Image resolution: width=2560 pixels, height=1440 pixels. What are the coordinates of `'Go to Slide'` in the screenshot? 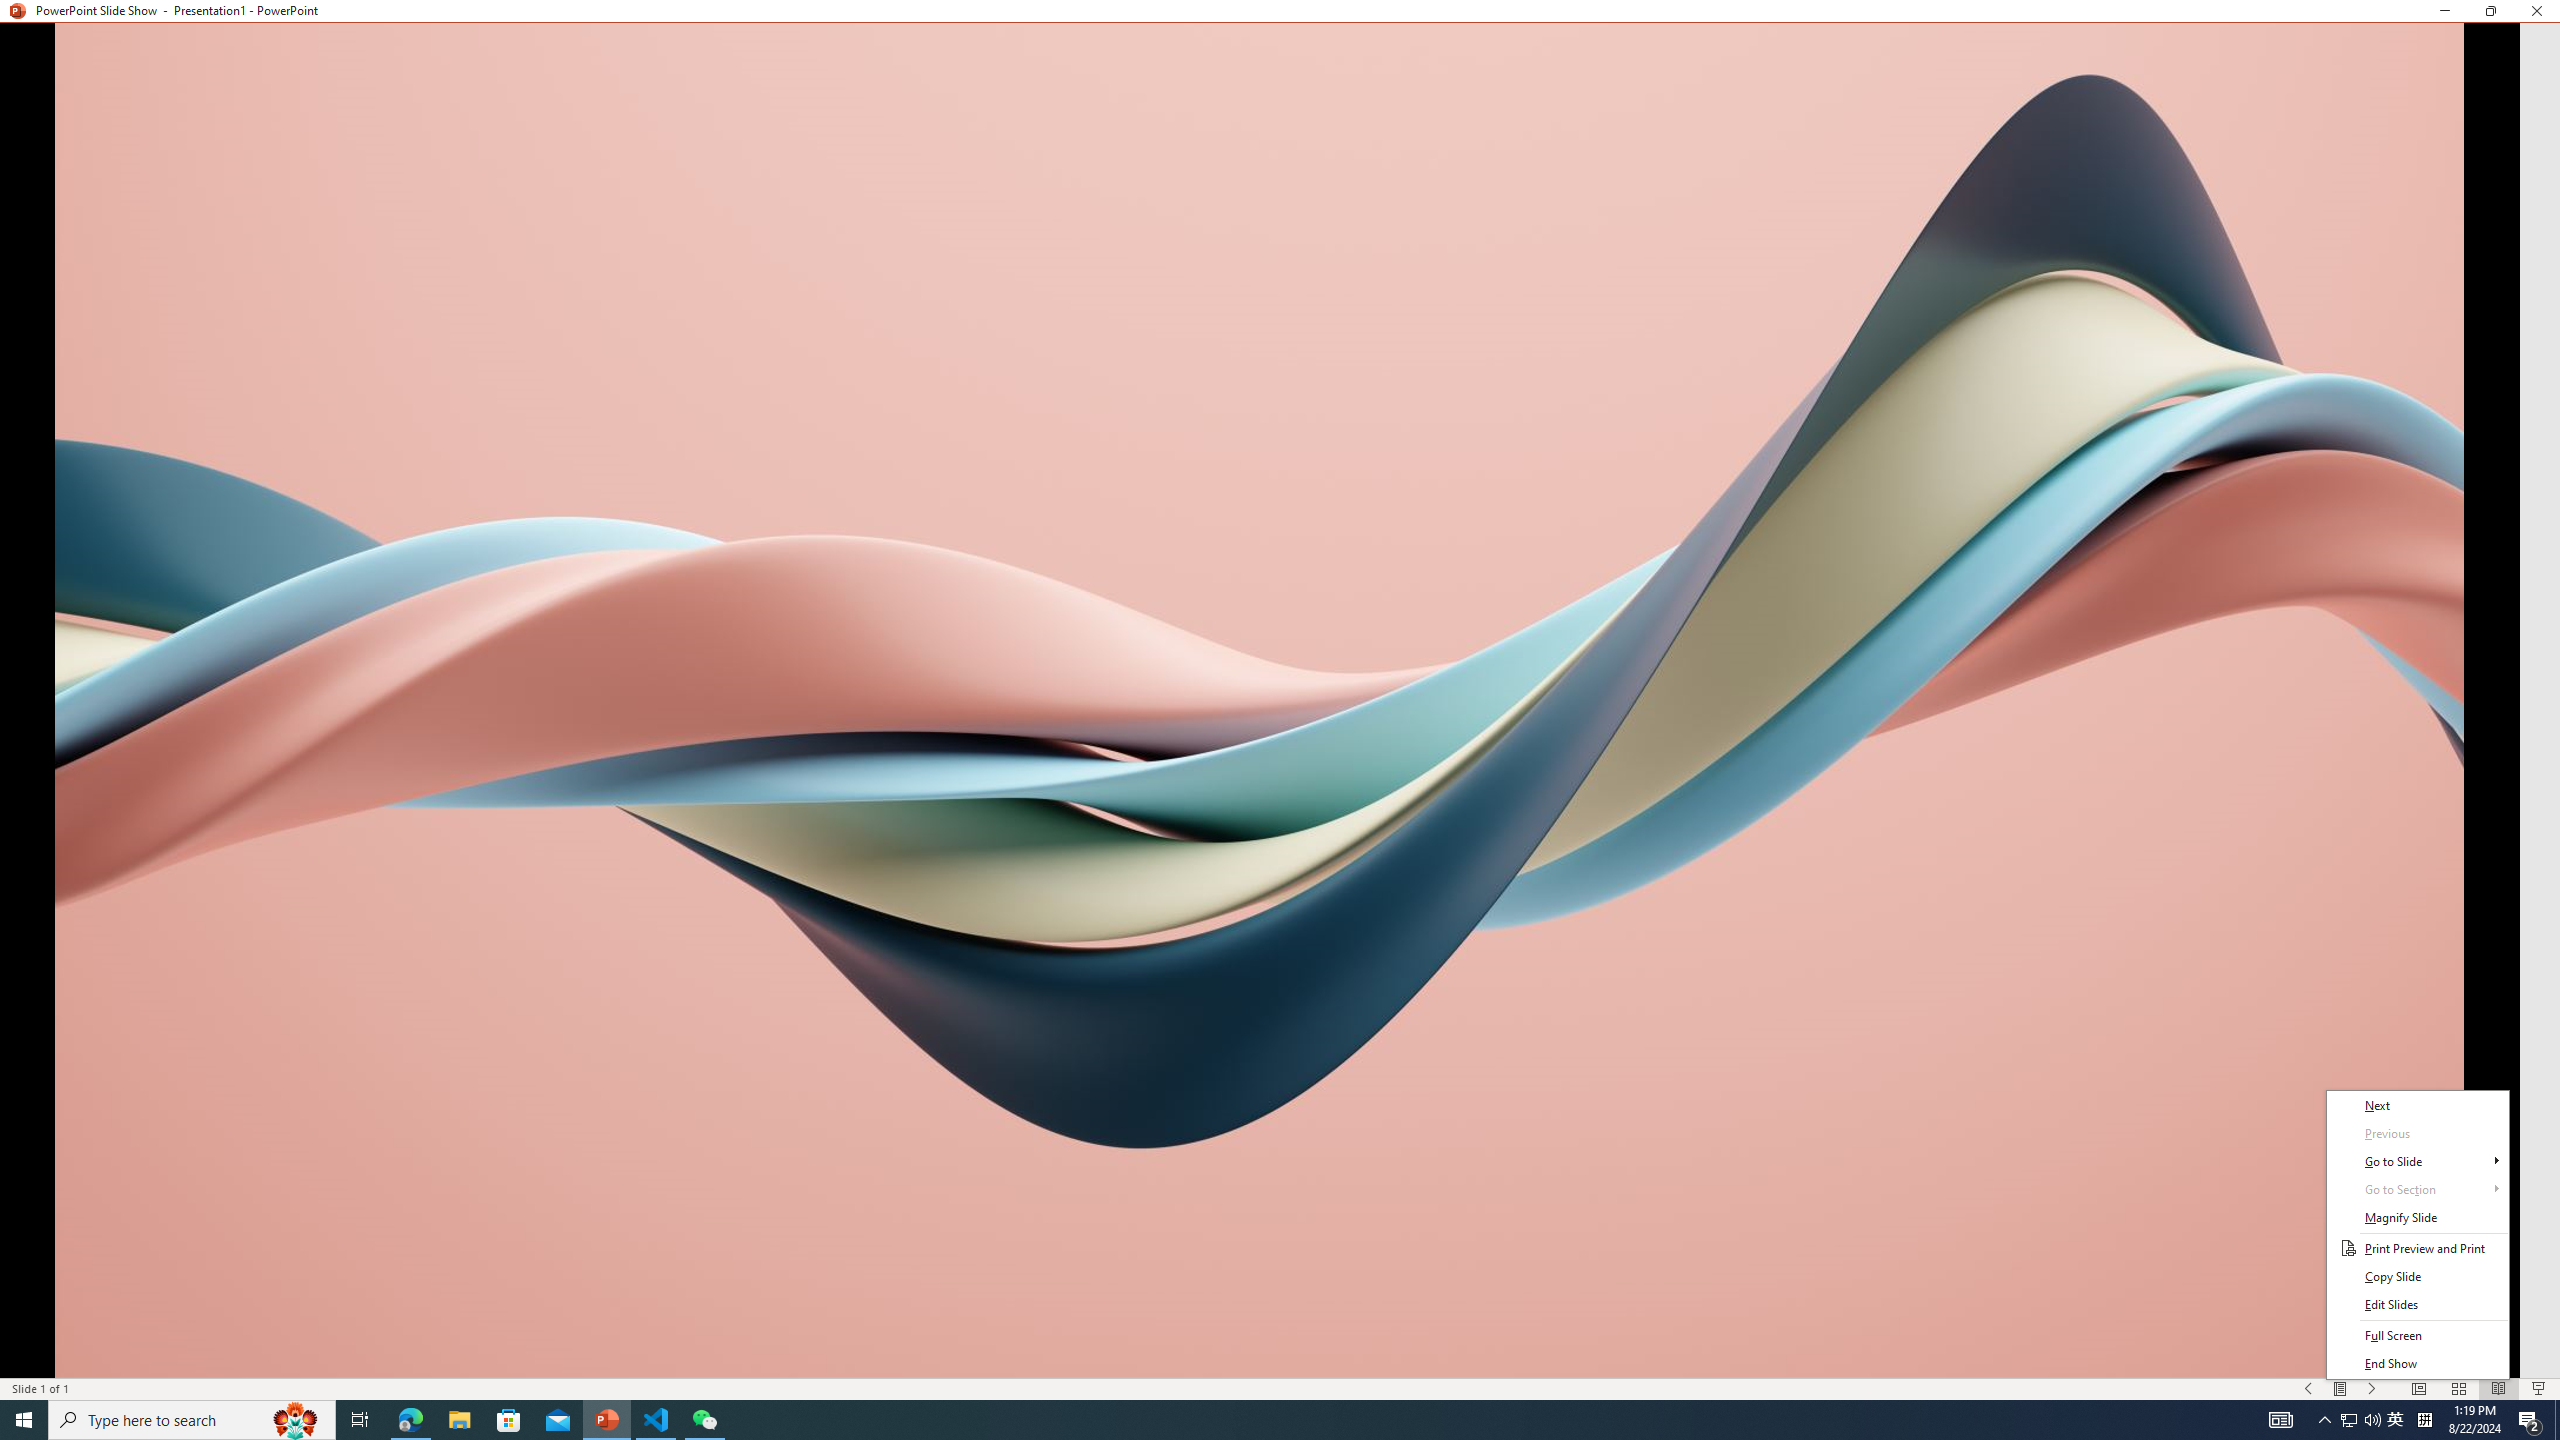 It's located at (2417, 1161).